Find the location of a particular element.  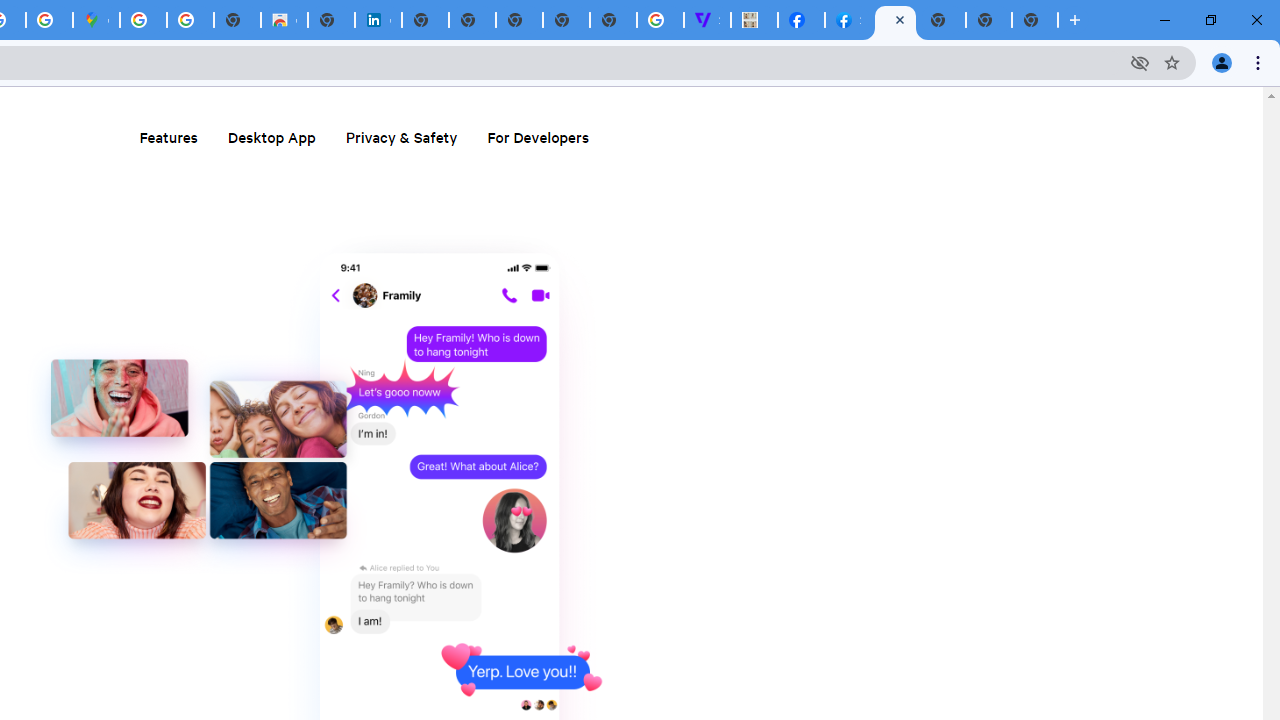

'Streaming - The Verge' is located at coordinates (707, 20).